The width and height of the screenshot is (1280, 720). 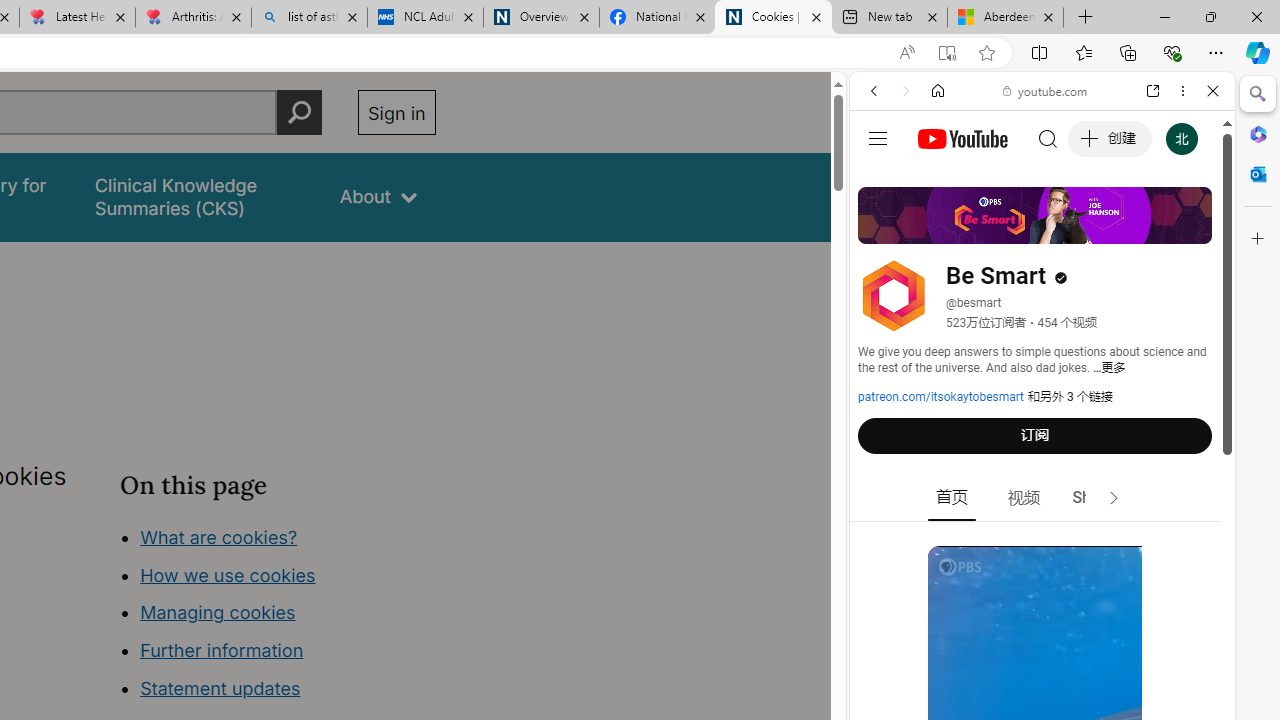 What do you see at coordinates (1045, 91) in the screenshot?
I see `'youtube.com'` at bounding box center [1045, 91].